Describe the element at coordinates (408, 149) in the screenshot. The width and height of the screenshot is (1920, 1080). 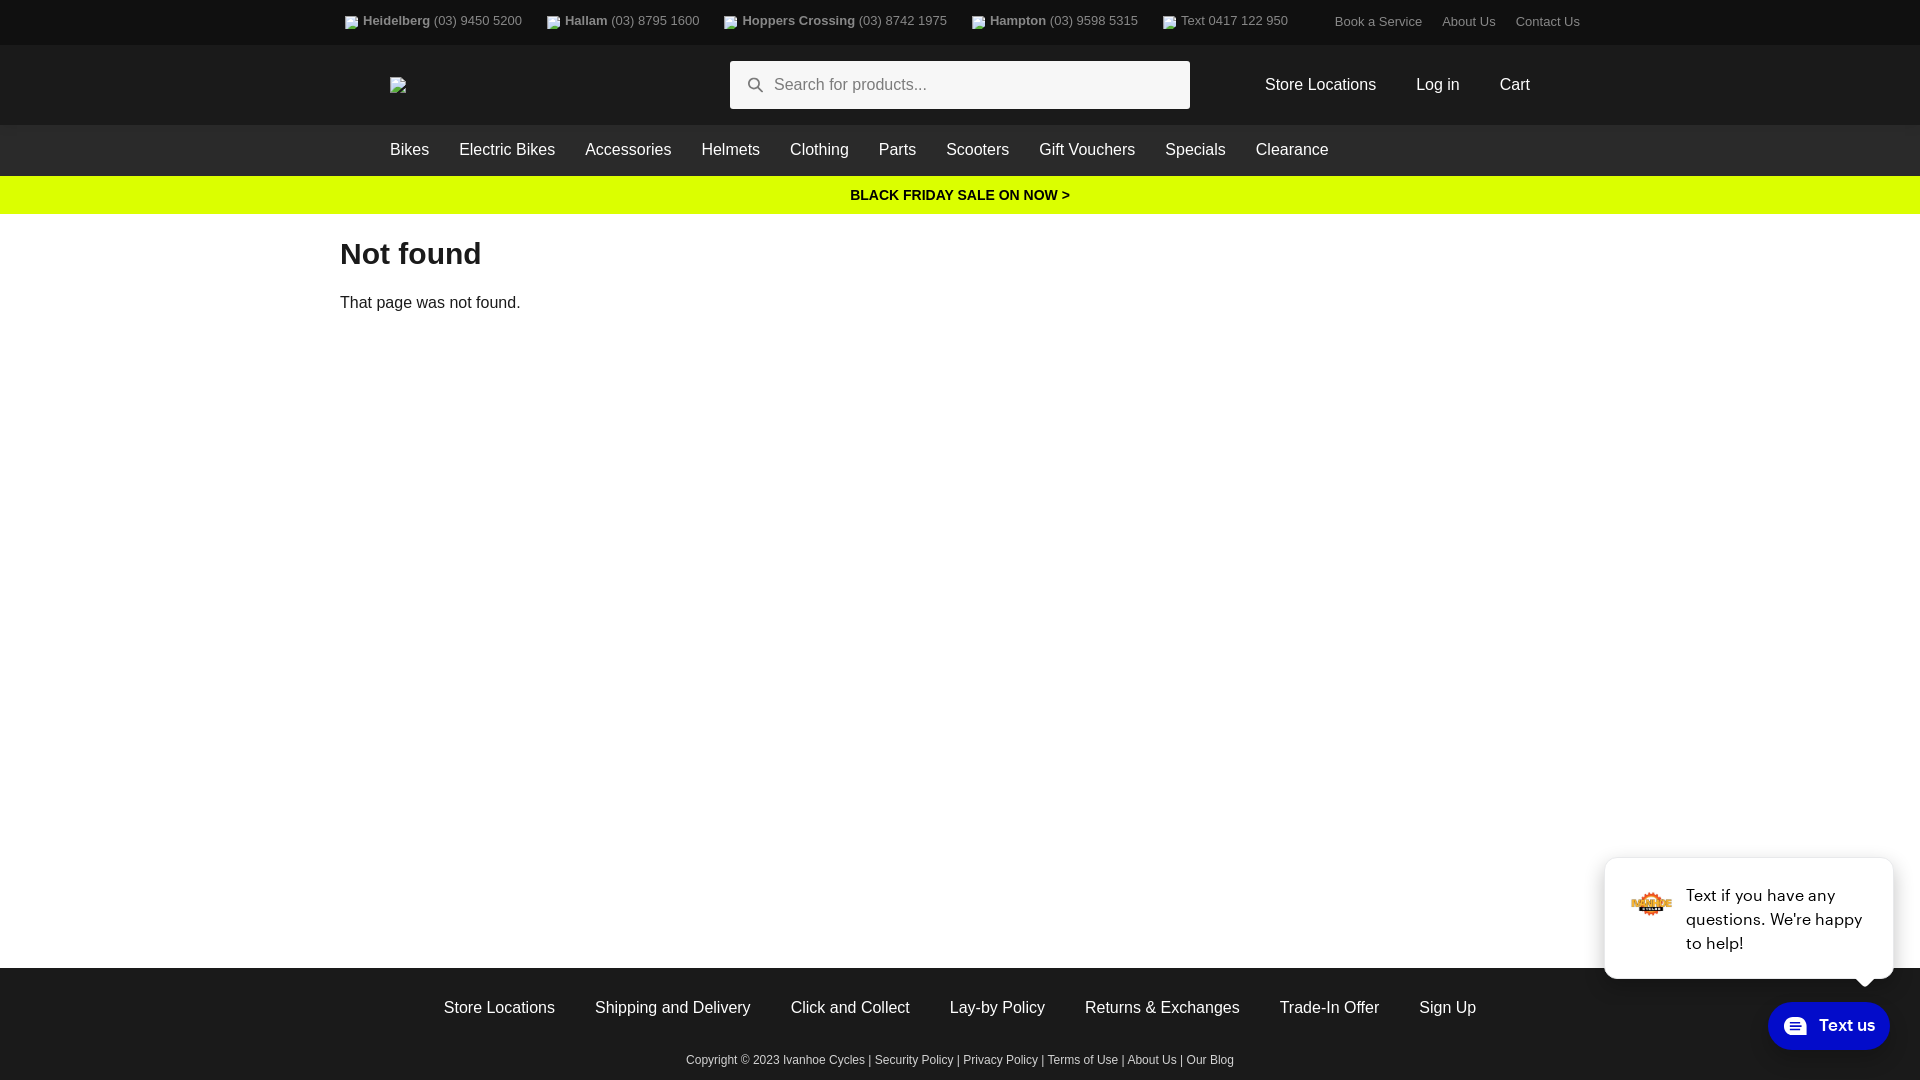
I see `'Bikes'` at that location.